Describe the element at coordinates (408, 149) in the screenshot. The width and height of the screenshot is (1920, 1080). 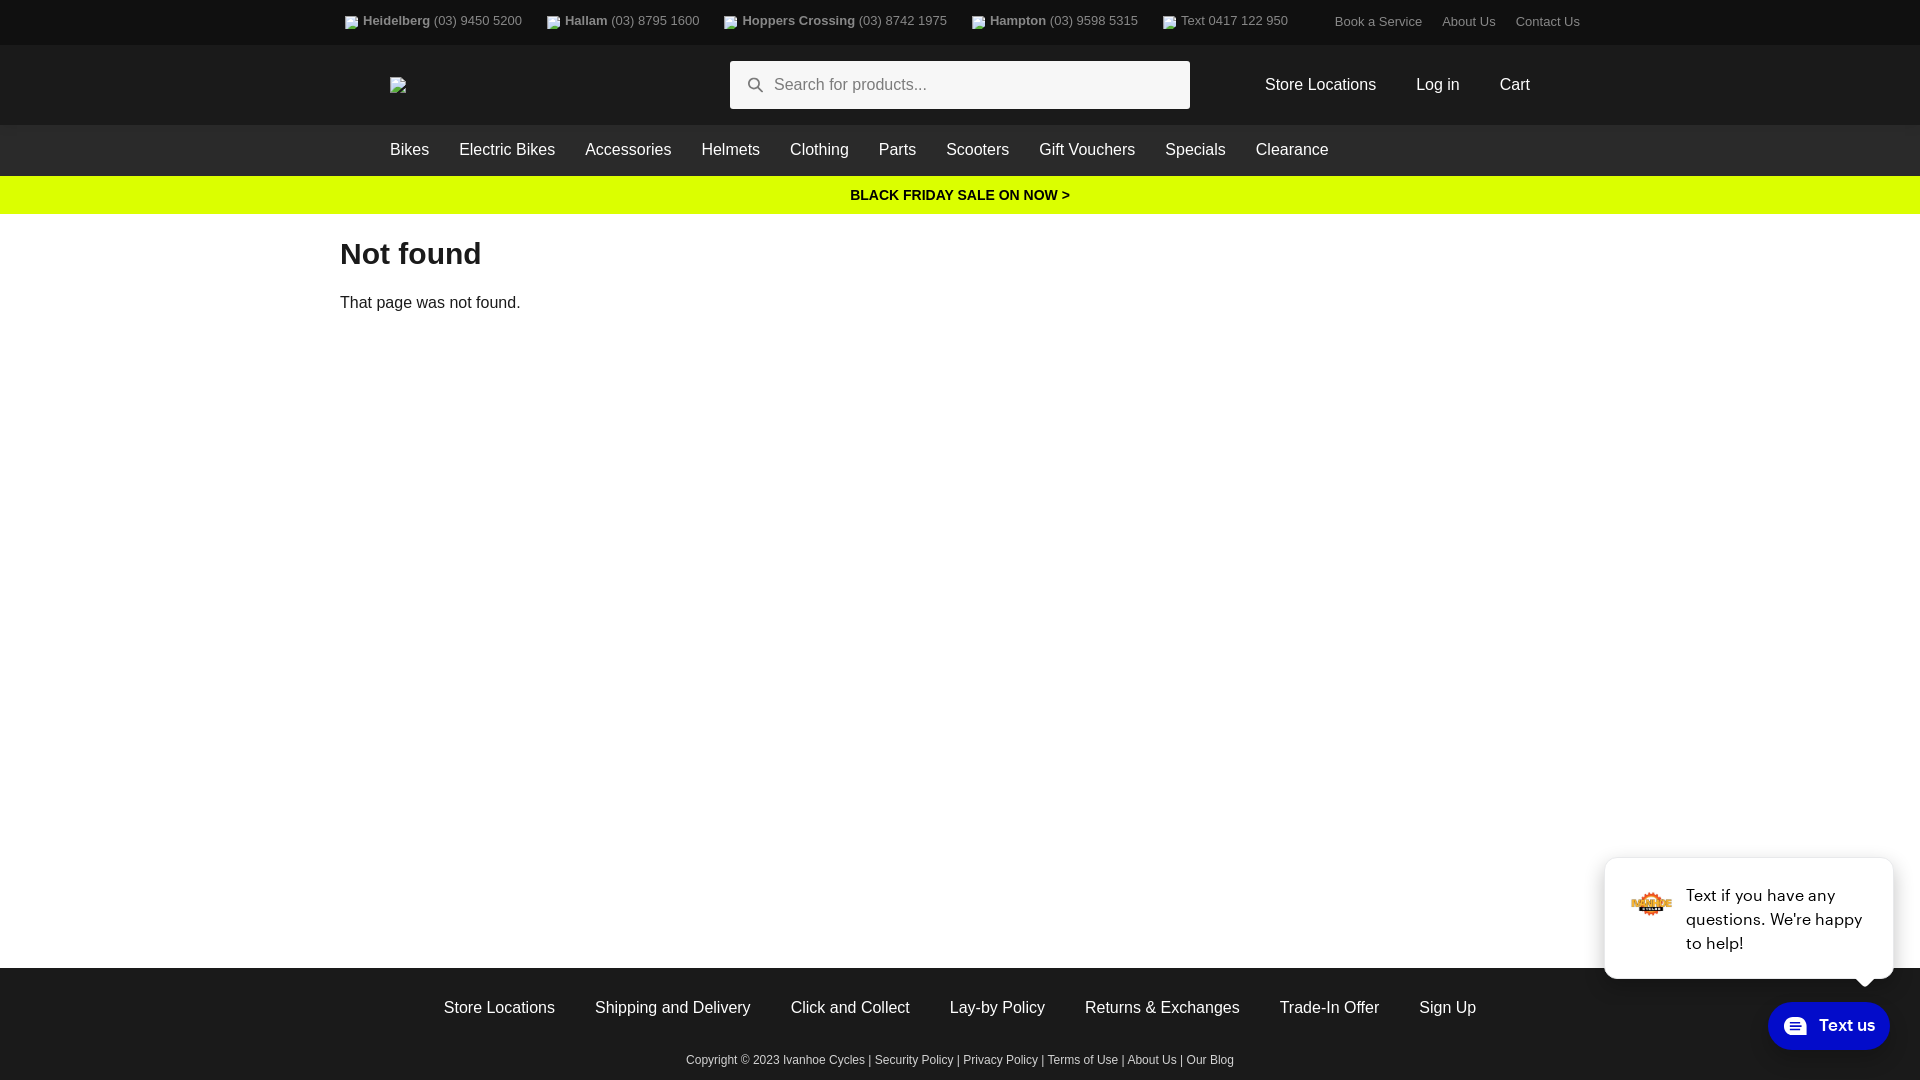
I see `'Bikes'` at that location.